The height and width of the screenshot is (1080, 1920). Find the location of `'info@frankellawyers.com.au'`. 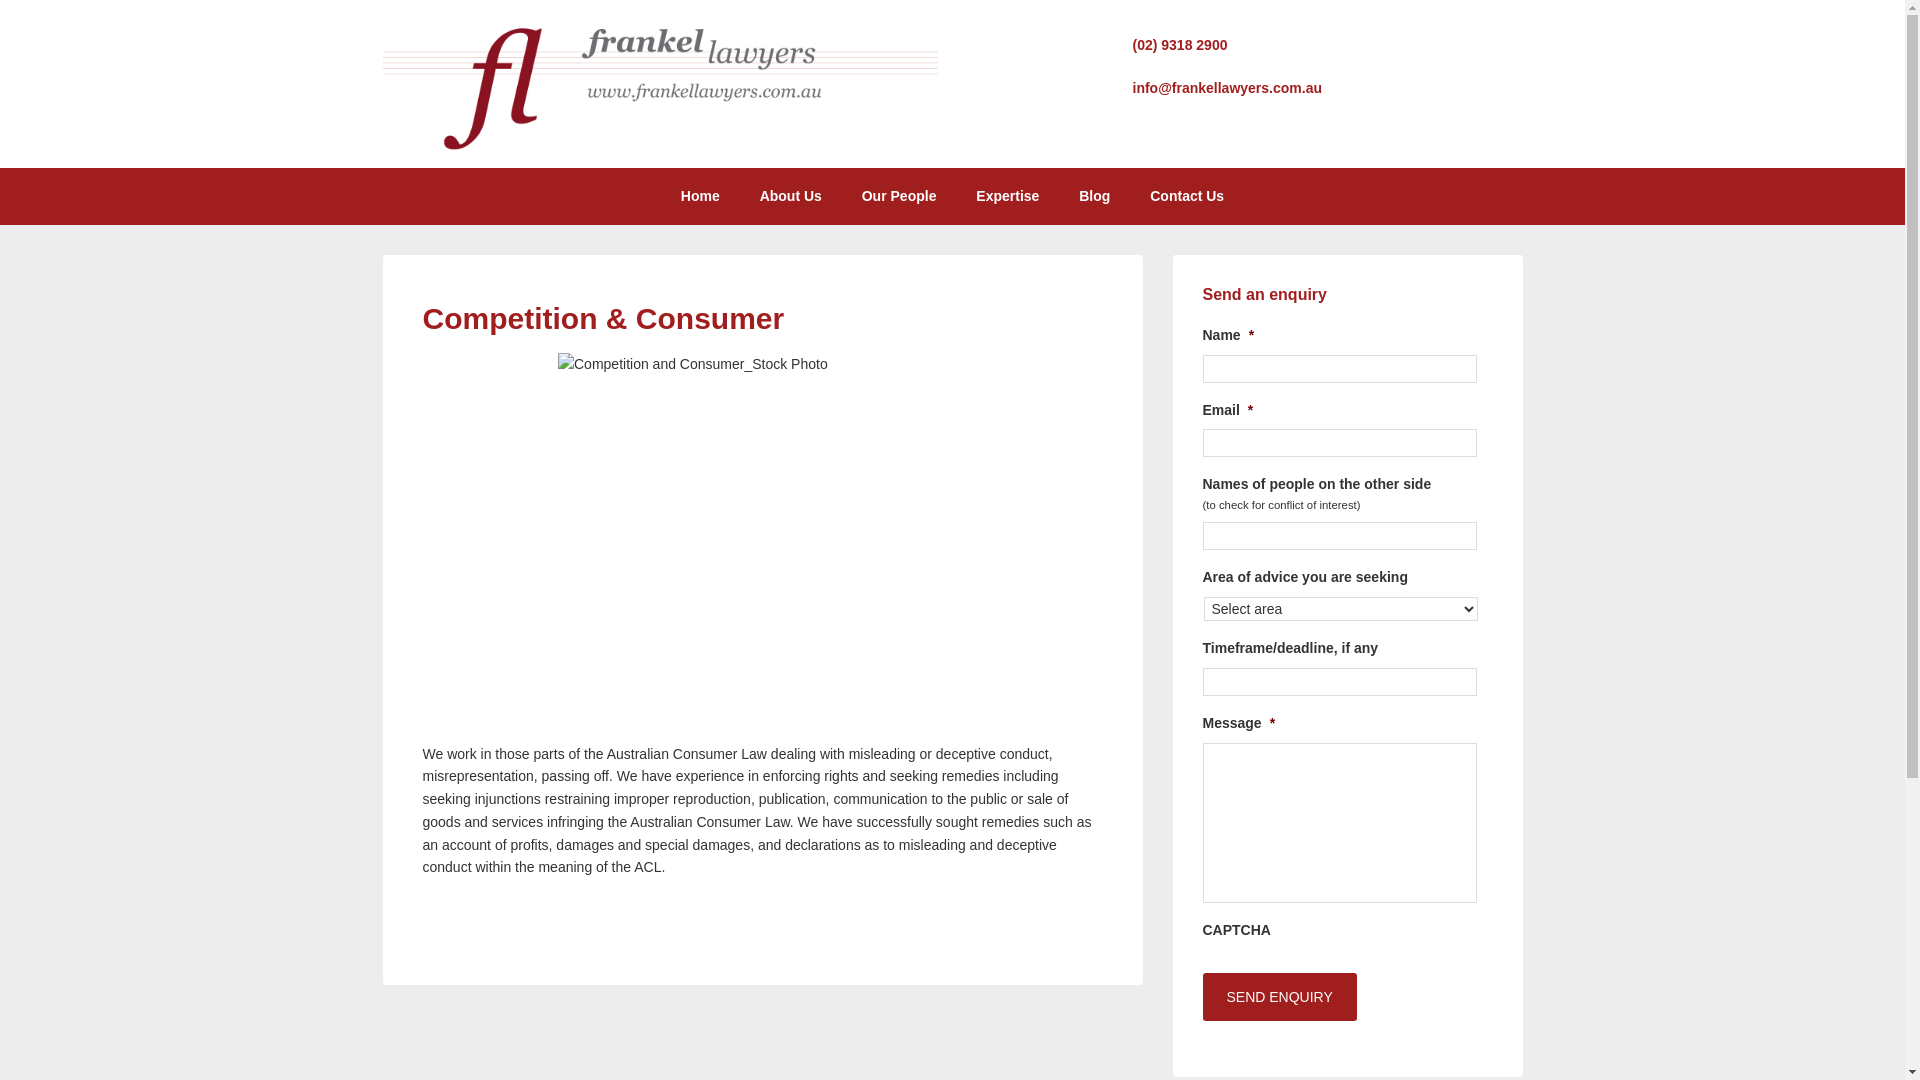

'info@frankellawyers.com.au' is located at coordinates (1226, 87).